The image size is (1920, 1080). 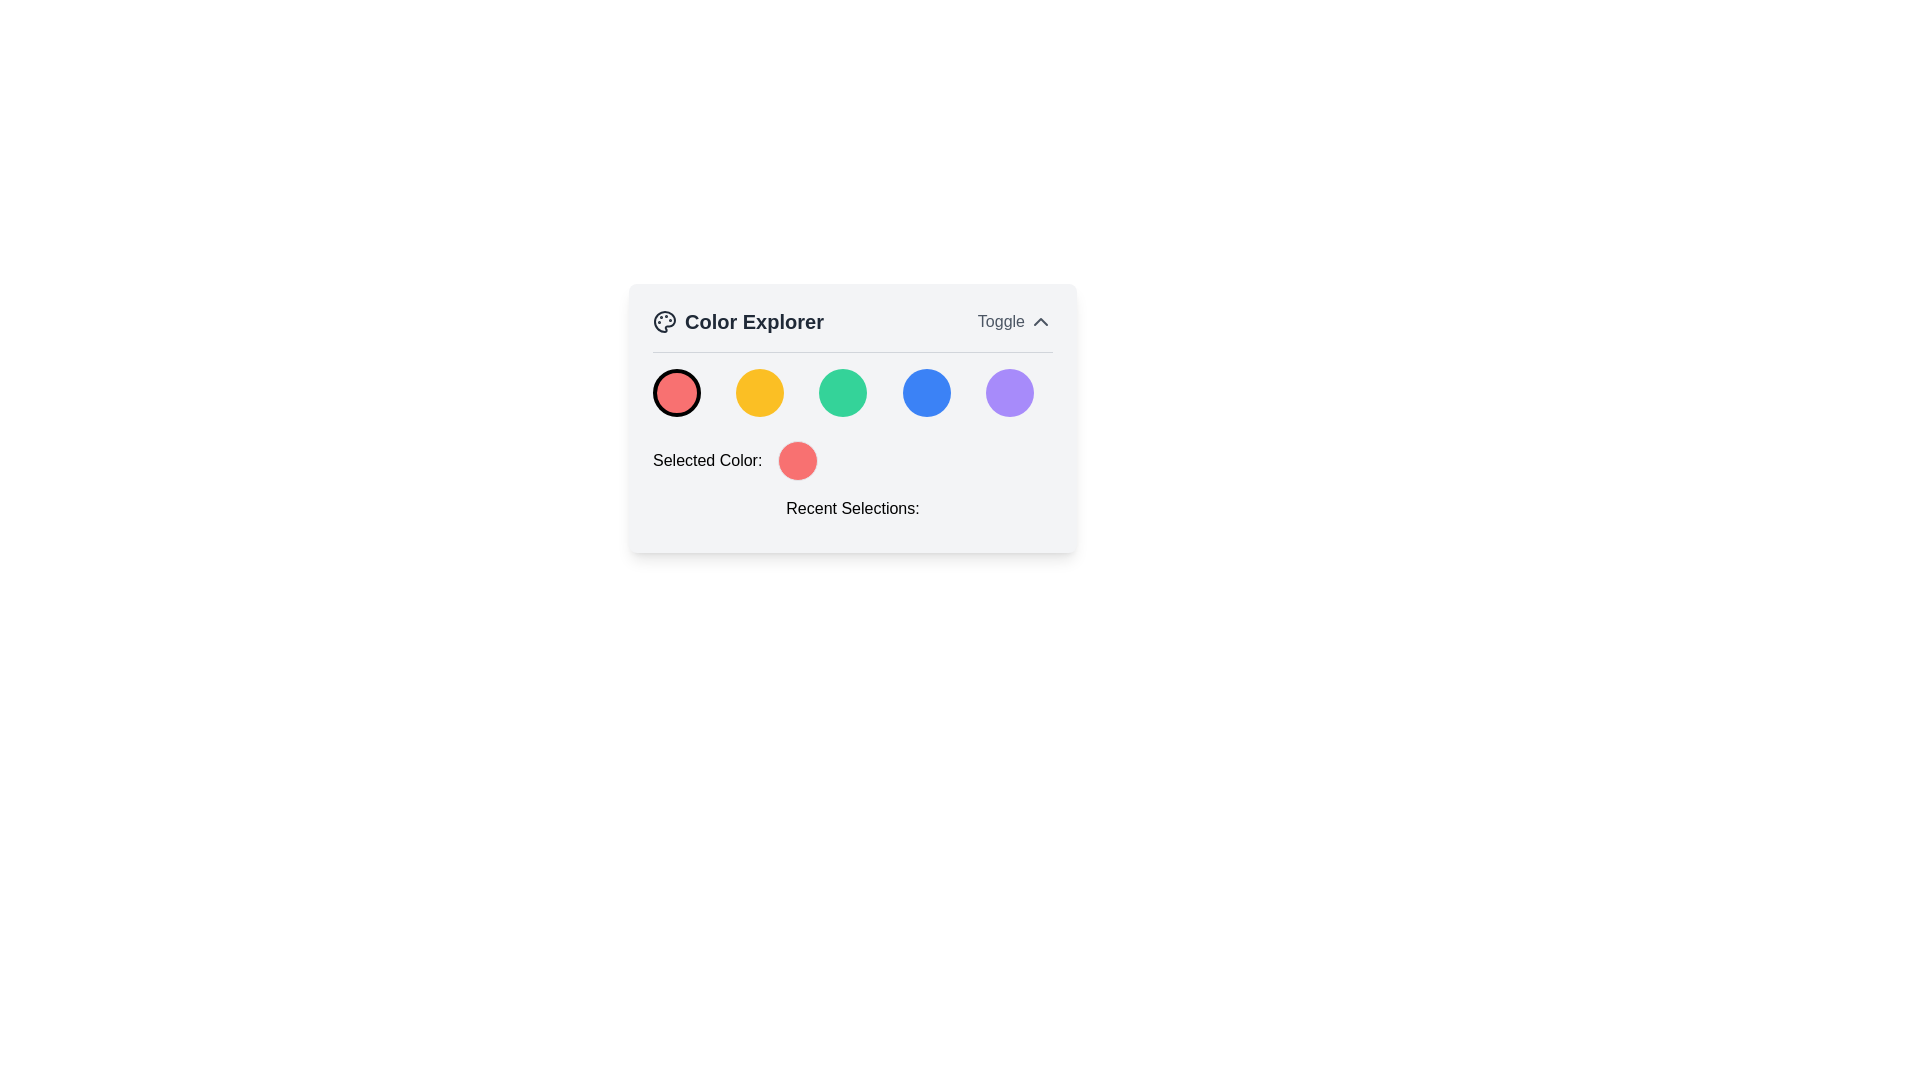 What do you see at coordinates (925, 393) in the screenshot?
I see `the fourth circular button with a solid blue fill in the 'Color Explorer' component` at bounding box center [925, 393].